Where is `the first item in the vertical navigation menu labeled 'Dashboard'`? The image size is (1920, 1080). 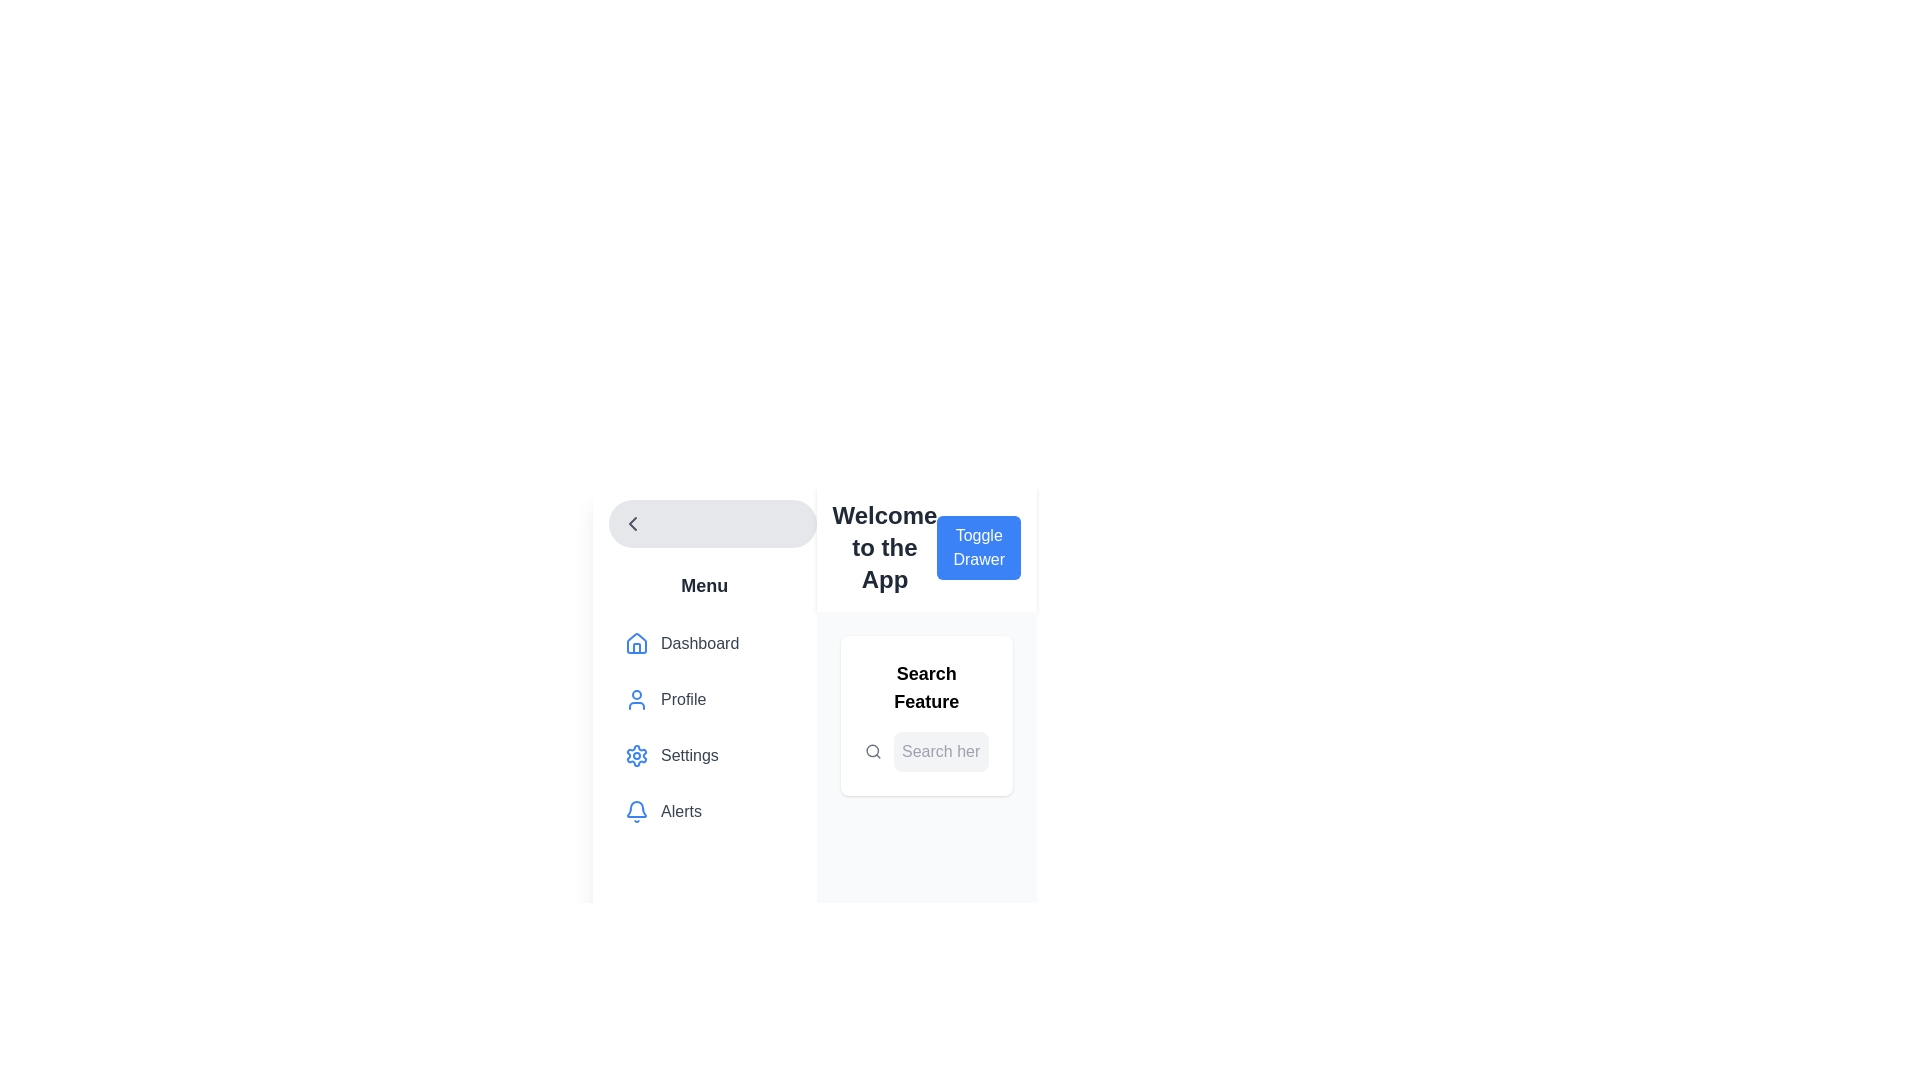
the first item in the vertical navigation menu labeled 'Dashboard' is located at coordinates (704, 644).